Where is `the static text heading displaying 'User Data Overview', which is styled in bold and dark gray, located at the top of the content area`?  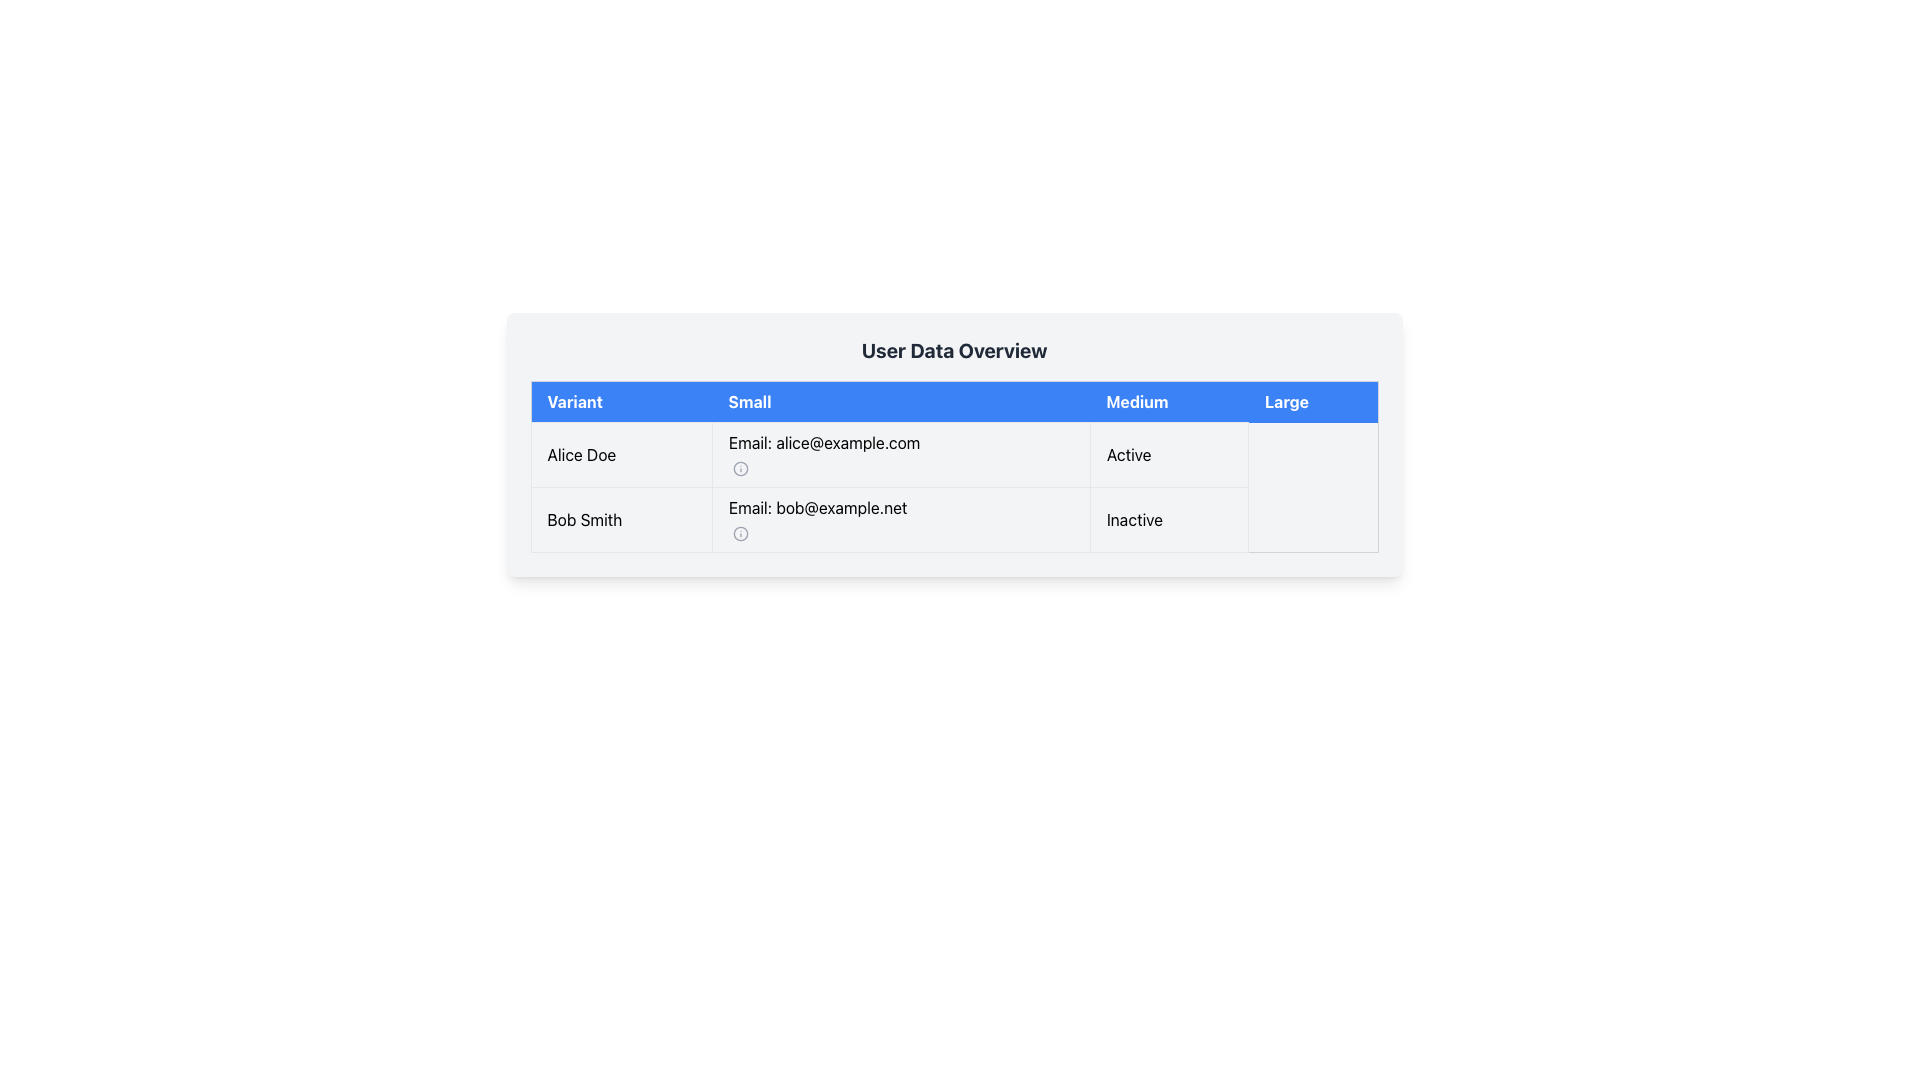 the static text heading displaying 'User Data Overview', which is styled in bold and dark gray, located at the top of the content area is located at coordinates (953, 350).